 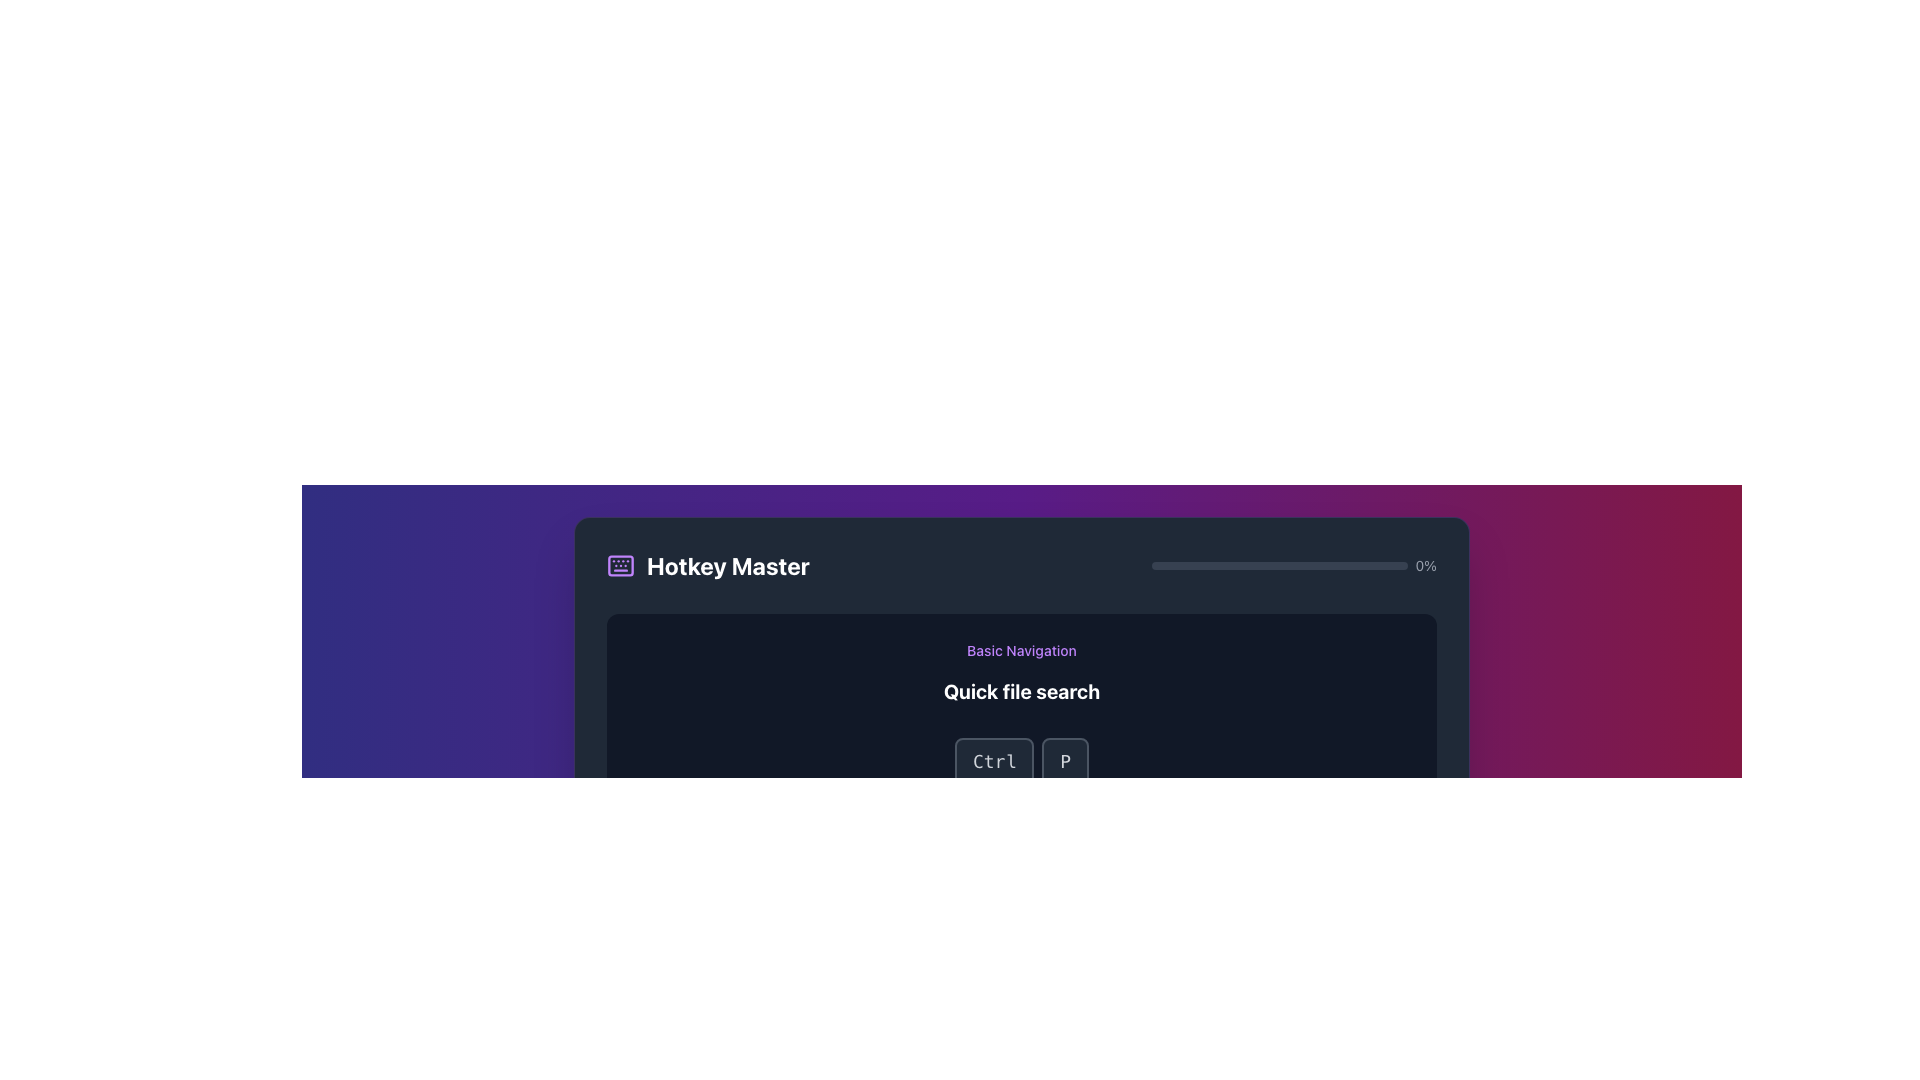 What do you see at coordinates (1425, 566) in the screenshot?
I see `the static text displaying '0%' in light gray, which is positioned horizontally aligned next to the progress bar within a dark-colored user interface` at bounding box center [1425, 566].